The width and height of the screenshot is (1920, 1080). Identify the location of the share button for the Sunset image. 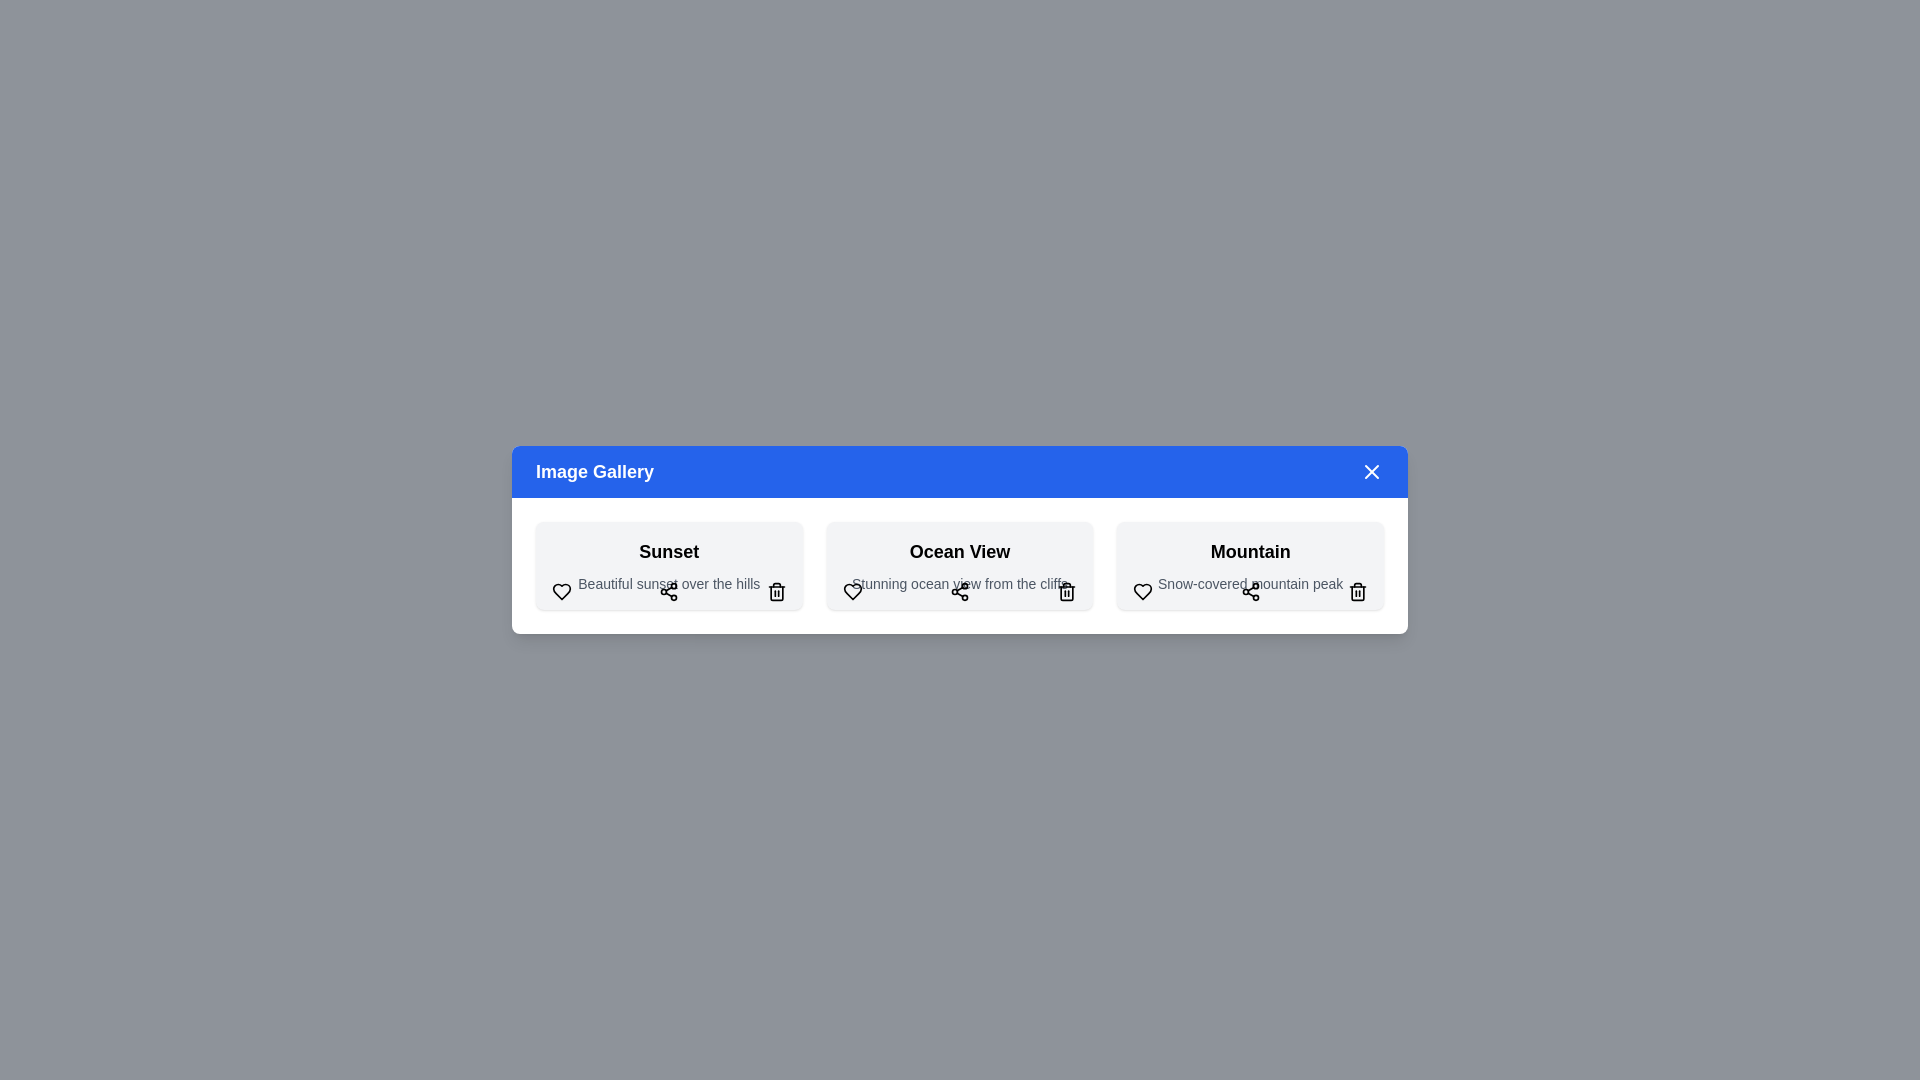
(668, 590).